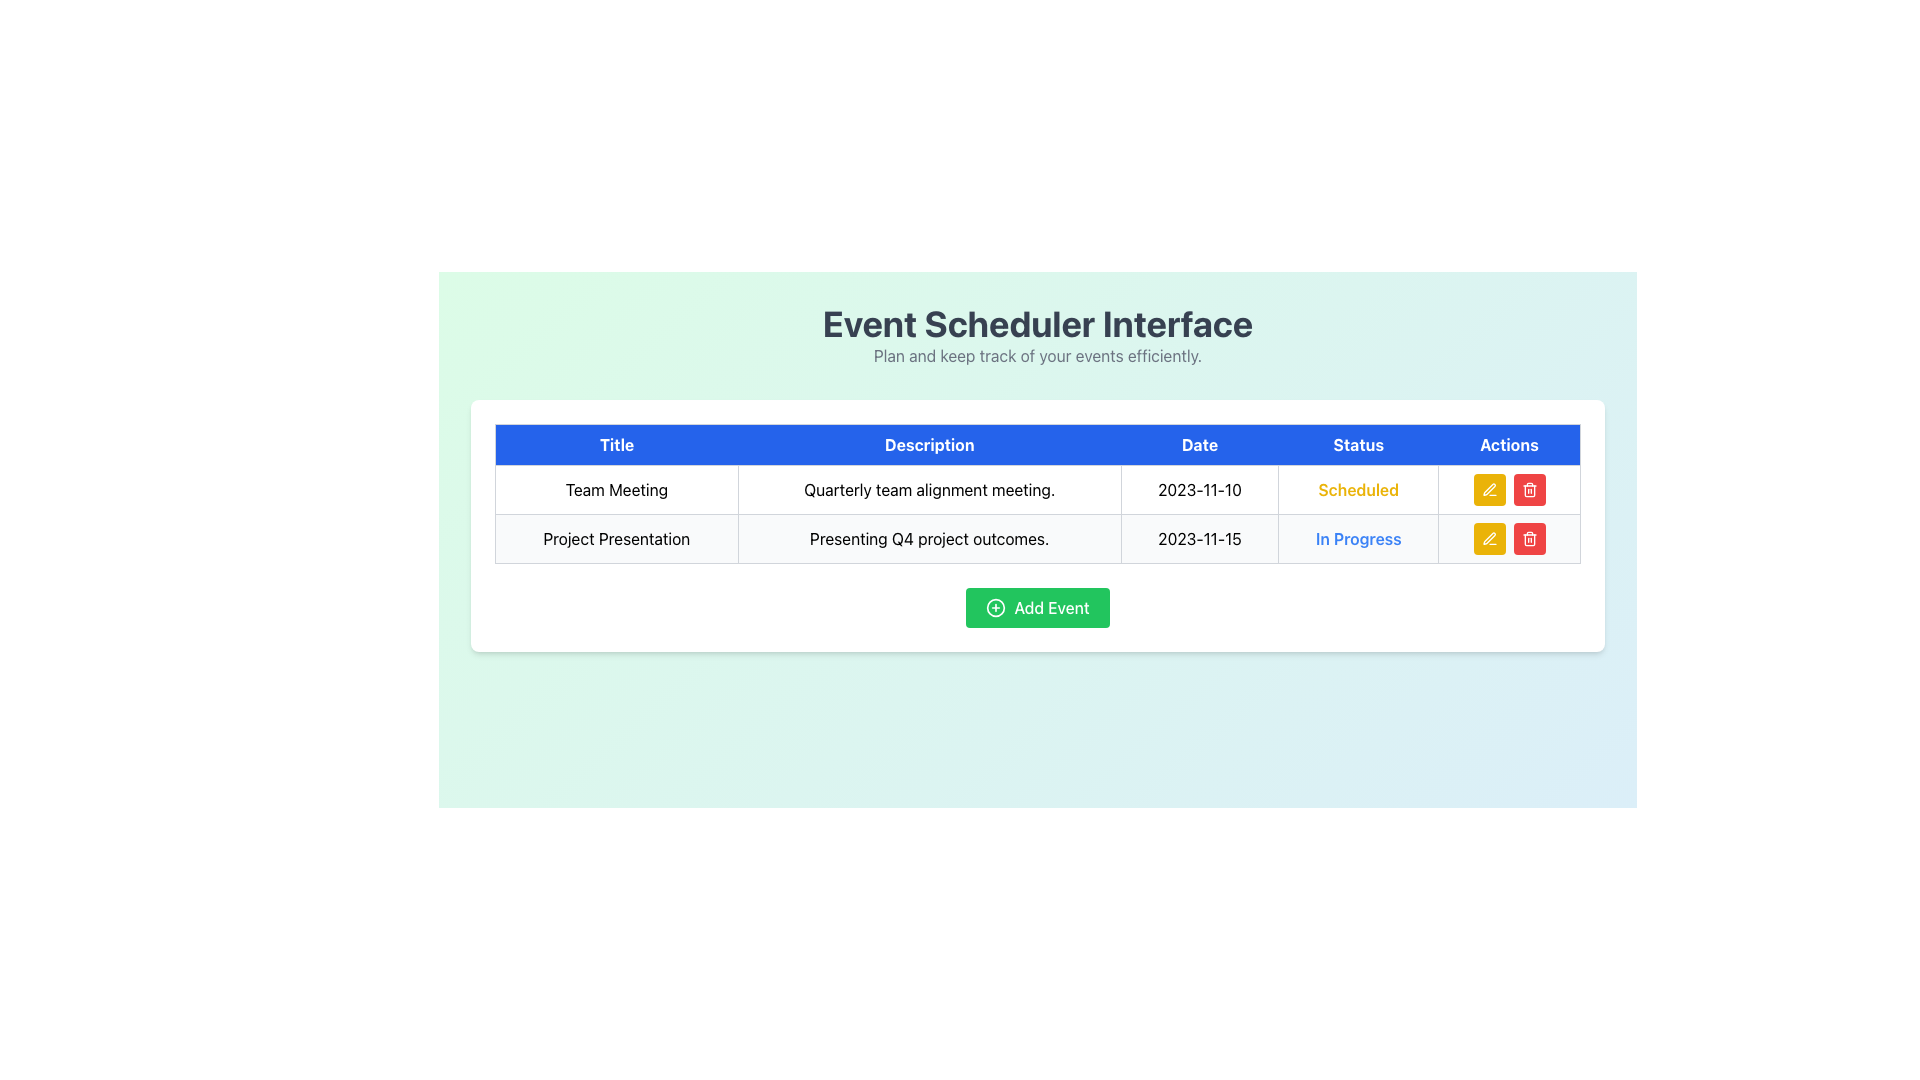 The height and width of the screenshot is (1080, 1920). What do you see at coordinates (1037, 538) in the screenshot?
I see `the second row of the table` at bounding box center [1037, 538].